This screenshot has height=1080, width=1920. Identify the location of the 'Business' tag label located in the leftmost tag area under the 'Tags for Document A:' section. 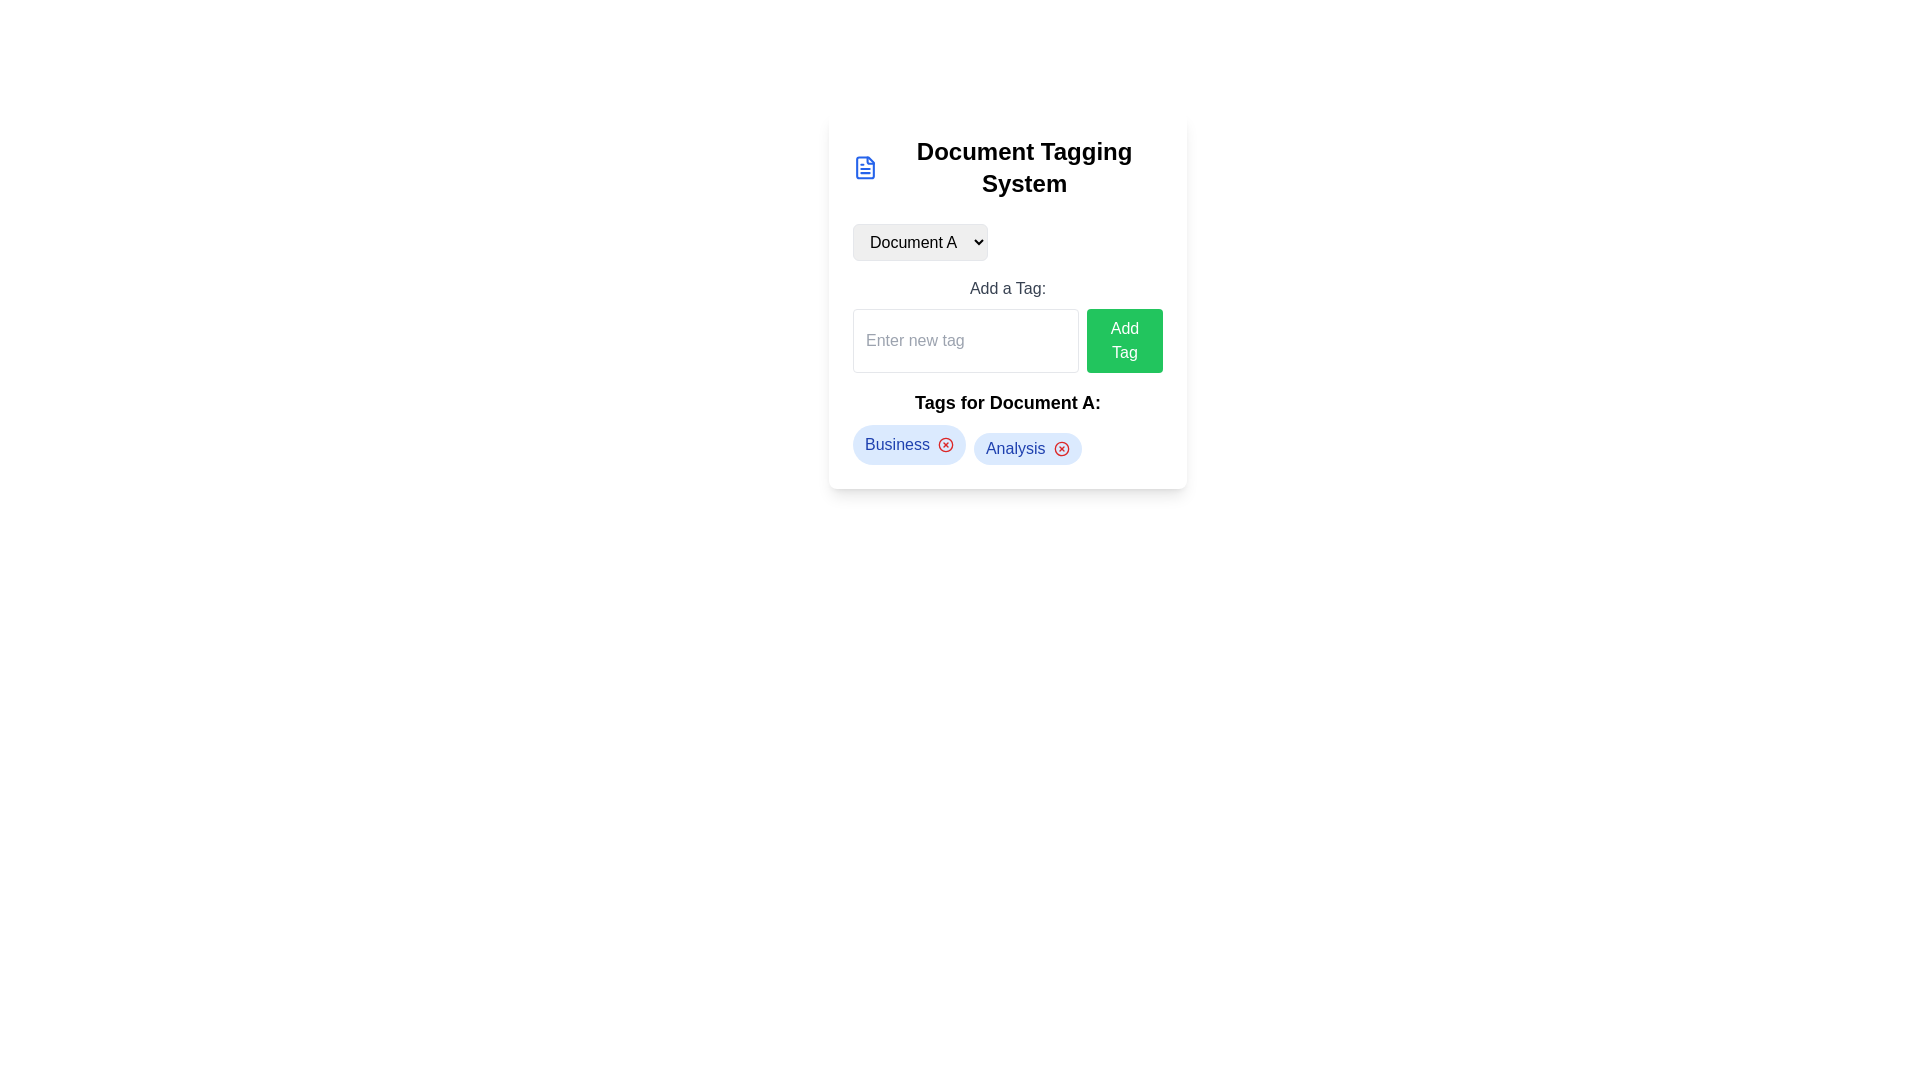
(896, 443).